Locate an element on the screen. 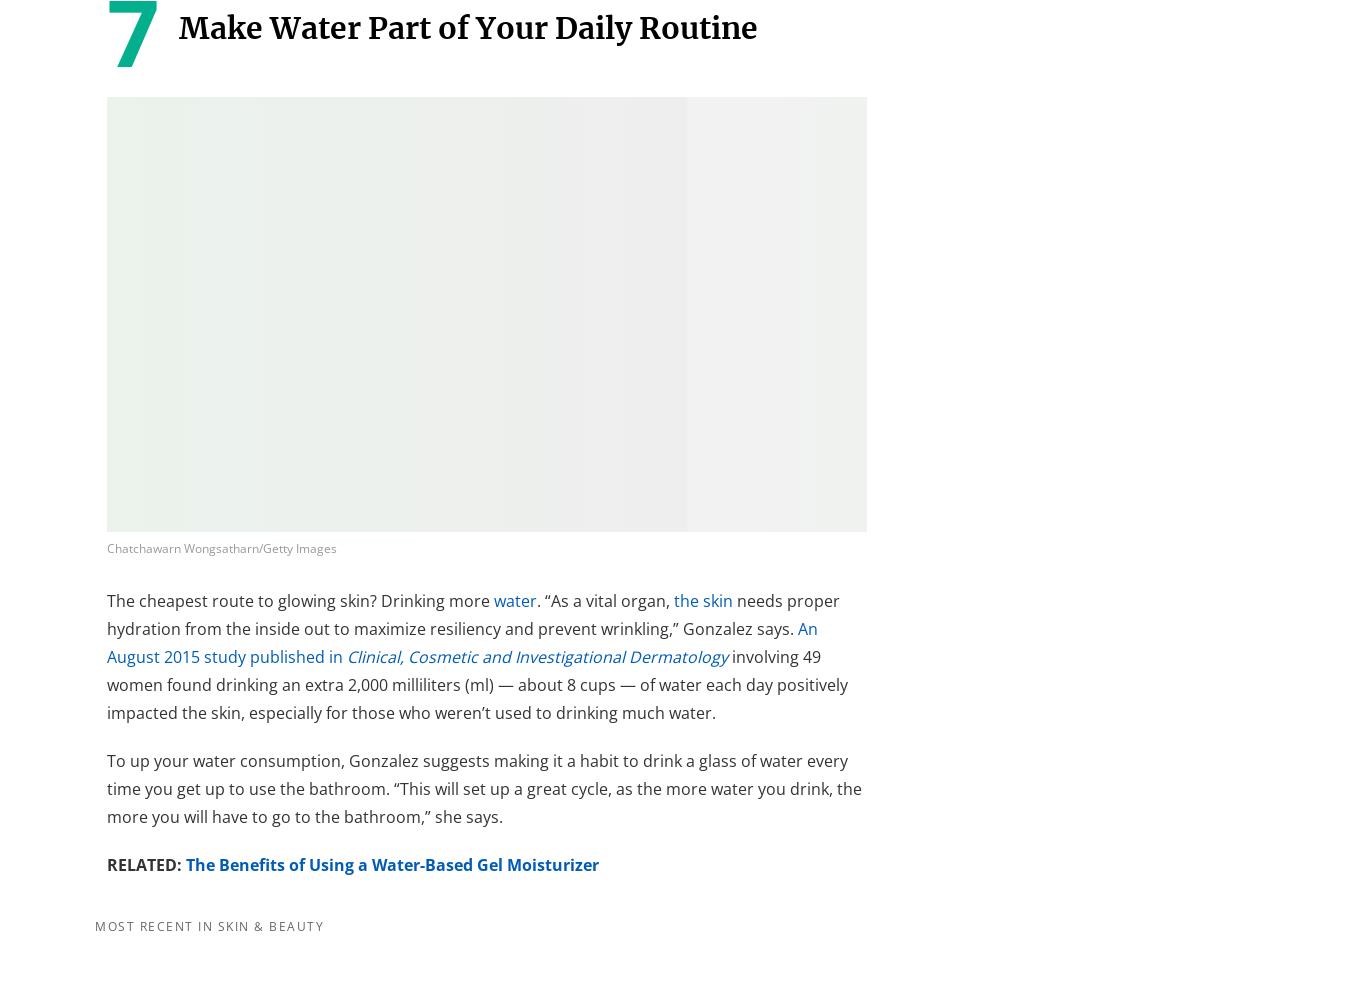 This screenshot has height=1008, width=1366. 'needs proper hydration from the inside out to maximize resiliency and prevent wrinkling,” Gonzalez says.' is located at coordinates (473, 613).